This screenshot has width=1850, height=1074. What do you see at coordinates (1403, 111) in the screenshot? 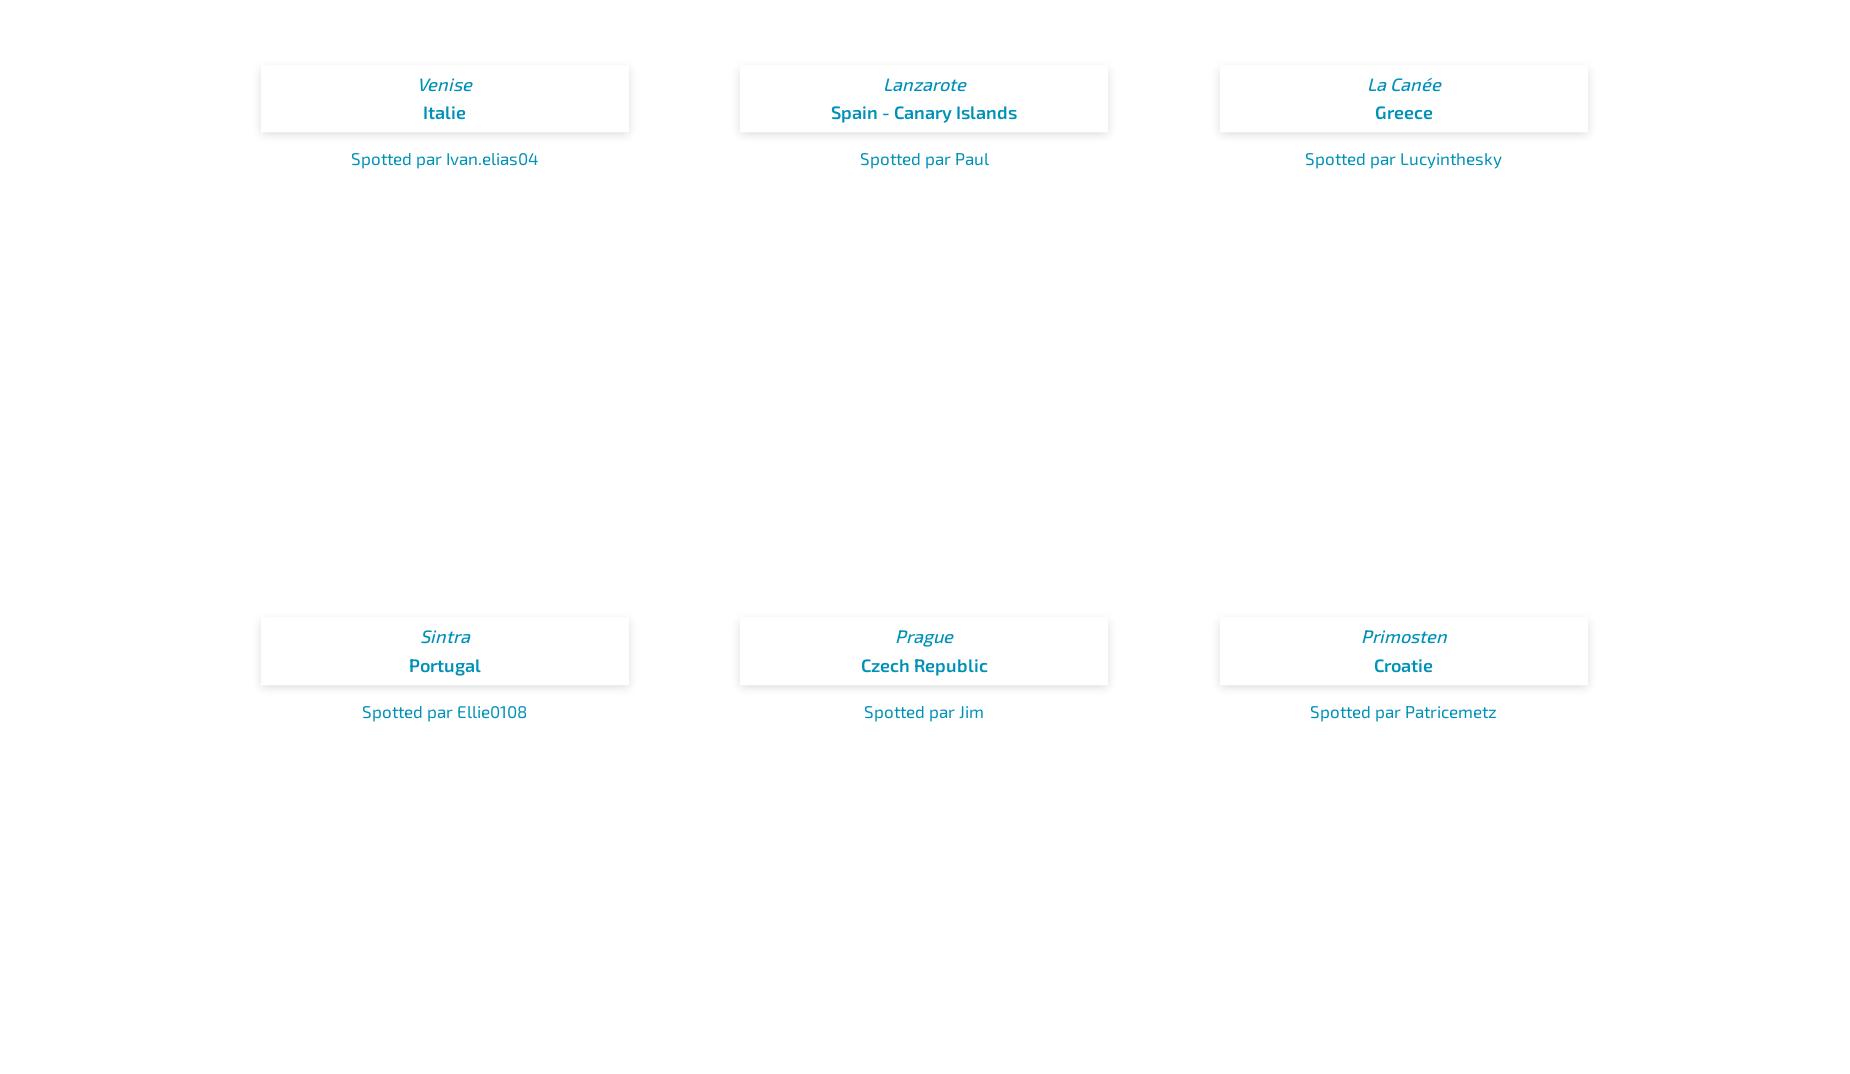
I see `'Greece'` at bounding box center [1403, 111].